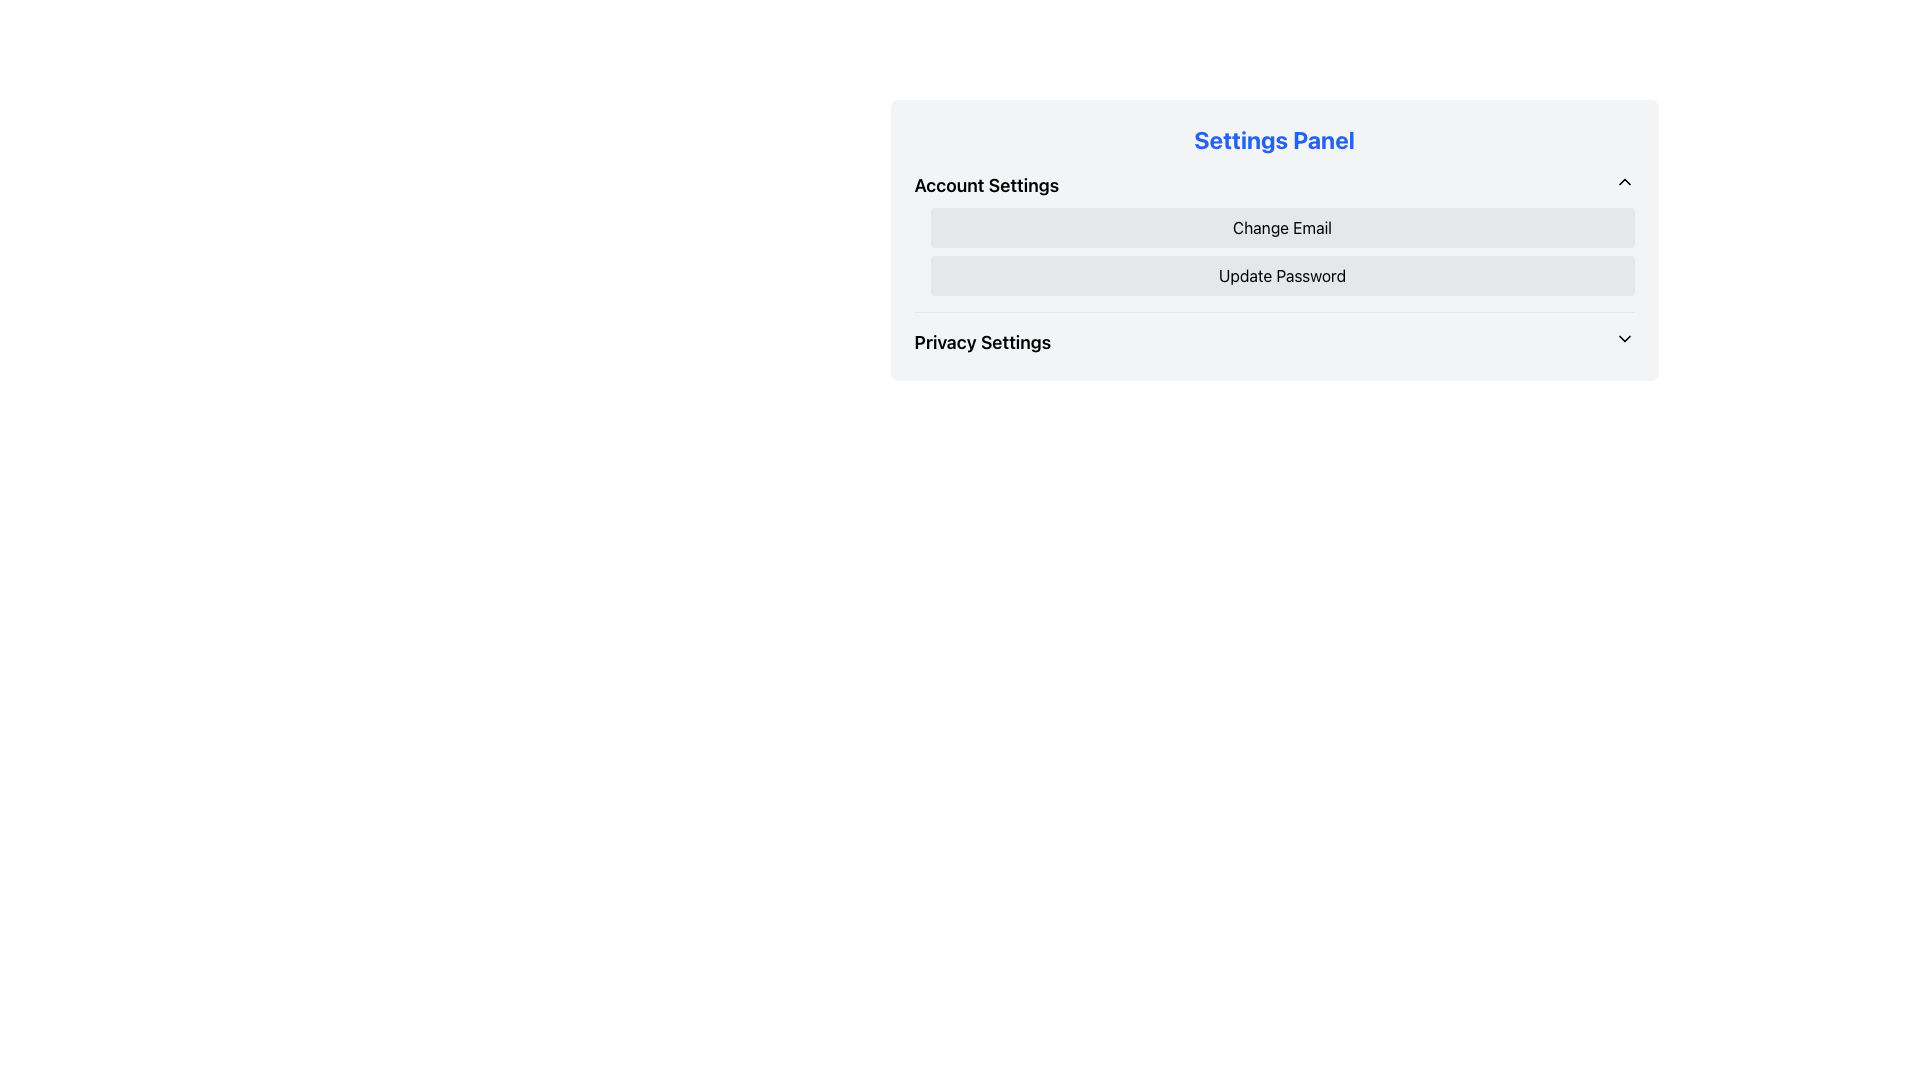 The width and height of the screenshot is (1920, 1080). I want to click on the button that toggles the visibility of privacy-related settings in the 'Settings Panel', so click(1273, 342).